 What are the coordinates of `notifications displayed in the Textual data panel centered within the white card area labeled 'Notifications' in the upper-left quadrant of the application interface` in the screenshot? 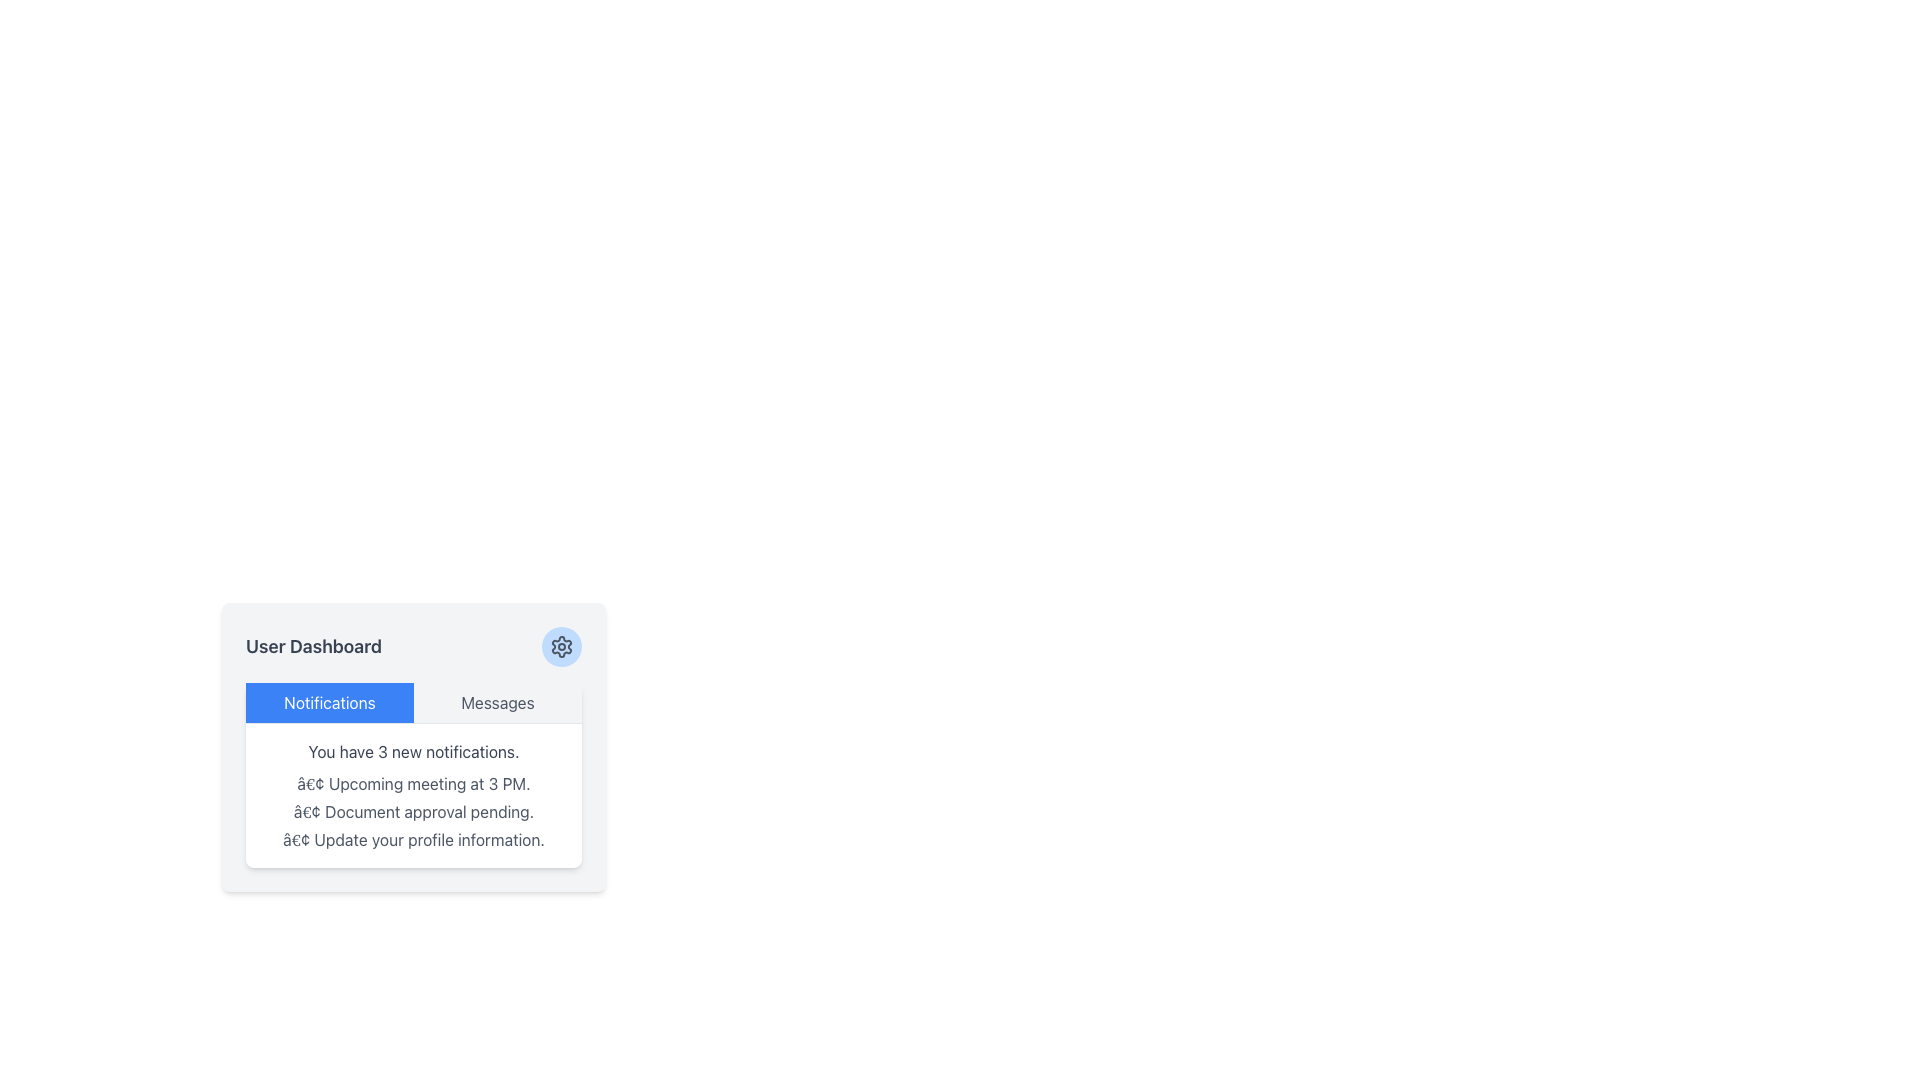 It's located at (412, 794).